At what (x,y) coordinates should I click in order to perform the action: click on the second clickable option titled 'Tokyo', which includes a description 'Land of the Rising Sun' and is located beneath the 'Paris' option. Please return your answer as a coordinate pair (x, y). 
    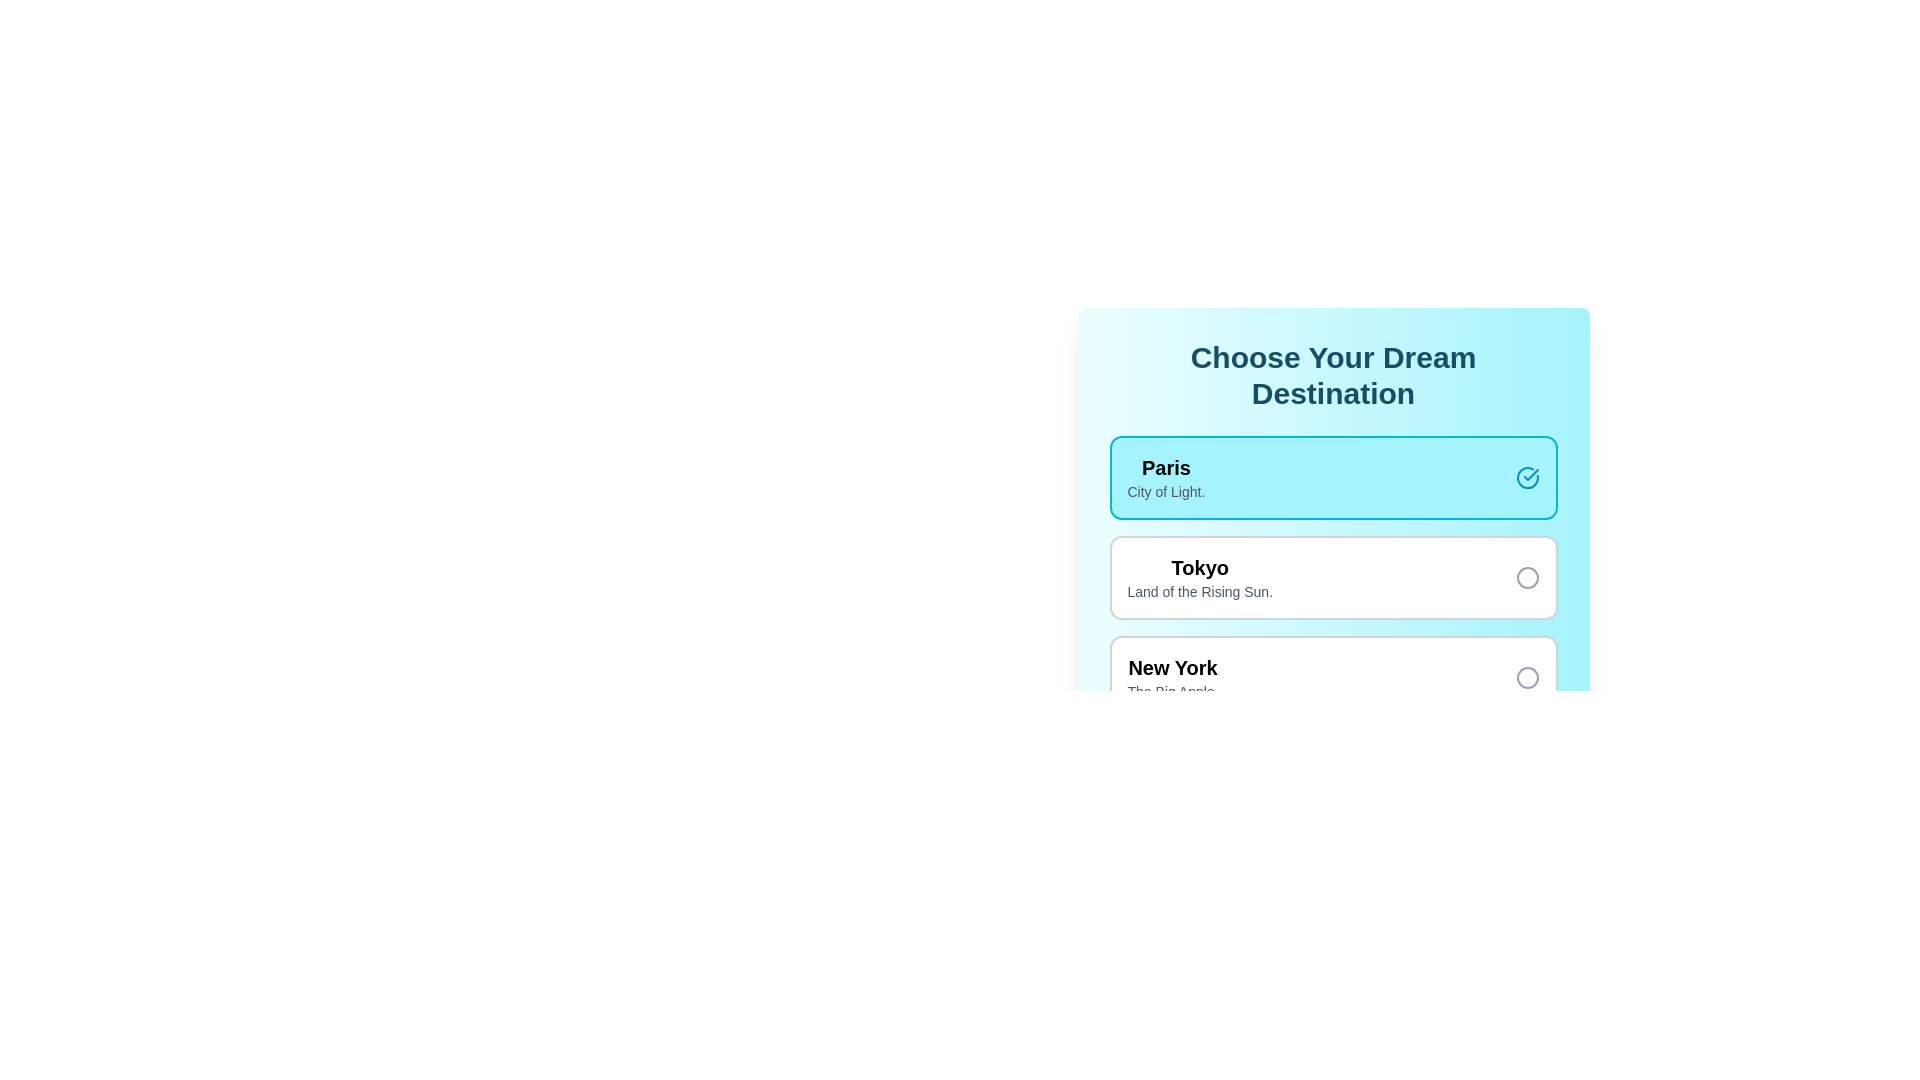
    Looking at the image, I should click on (1333, 578).